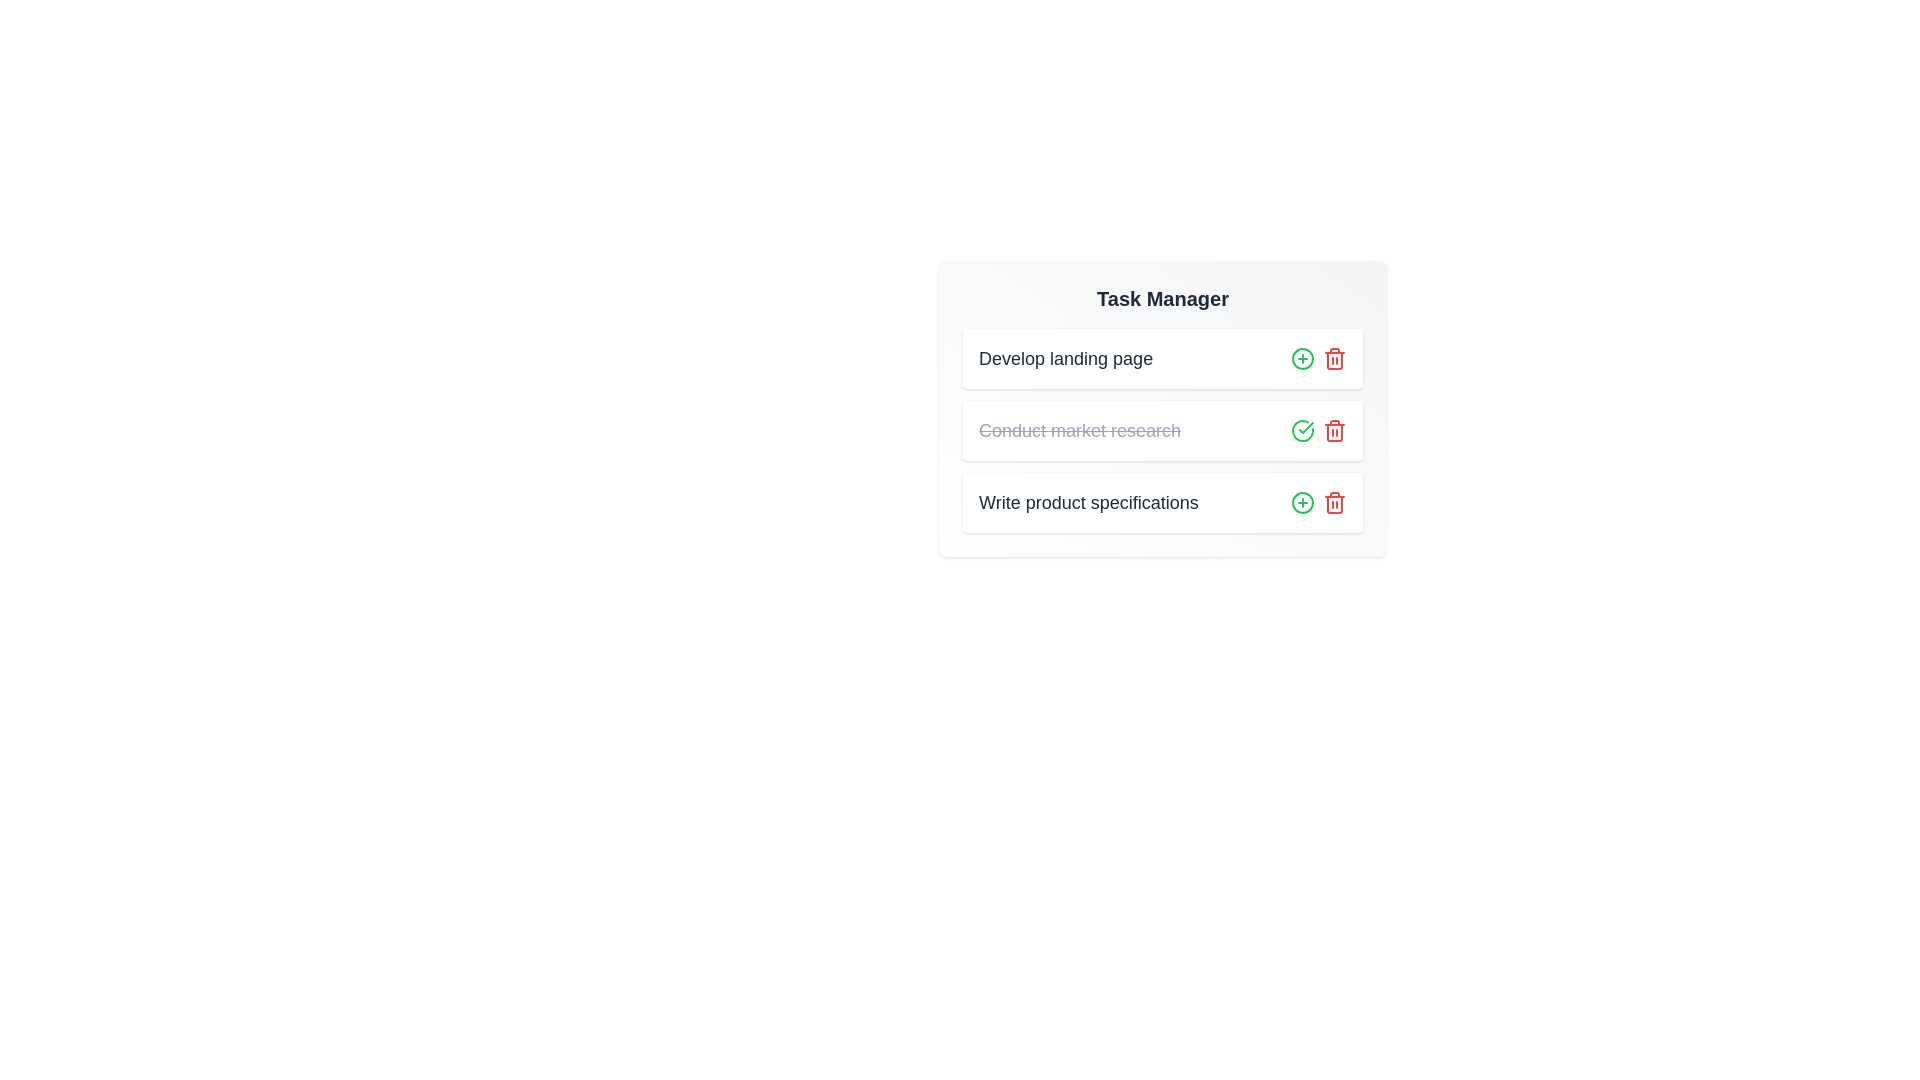 This screenshot has height=1080, width=1920. What do you see at coordinates (1334, 501) in the screenshot?
I see `the trash icon corresponding to the task 'Write product specifications' to delete it` at bounding box center [1334, 501].